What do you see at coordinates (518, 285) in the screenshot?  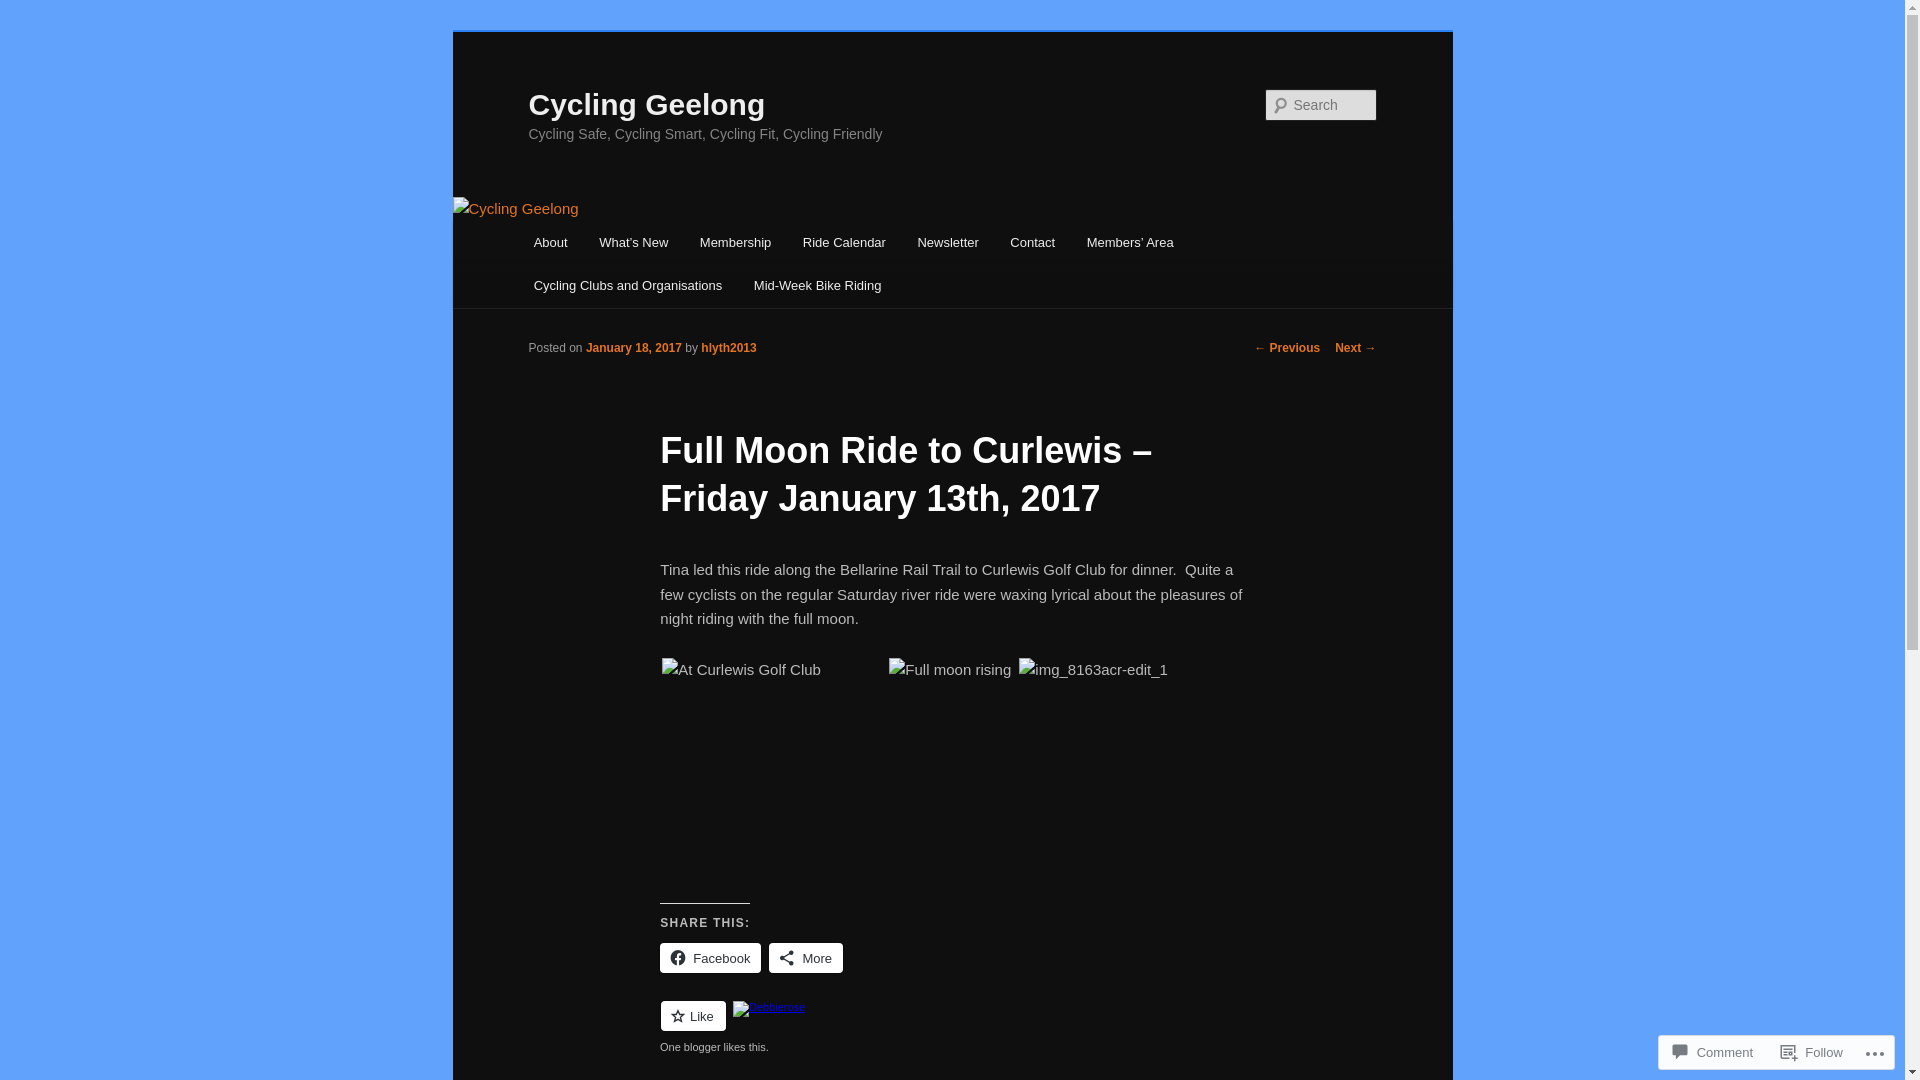 I see `'Cycling Clubs and Organisations'` at bounding box center [518, 285].